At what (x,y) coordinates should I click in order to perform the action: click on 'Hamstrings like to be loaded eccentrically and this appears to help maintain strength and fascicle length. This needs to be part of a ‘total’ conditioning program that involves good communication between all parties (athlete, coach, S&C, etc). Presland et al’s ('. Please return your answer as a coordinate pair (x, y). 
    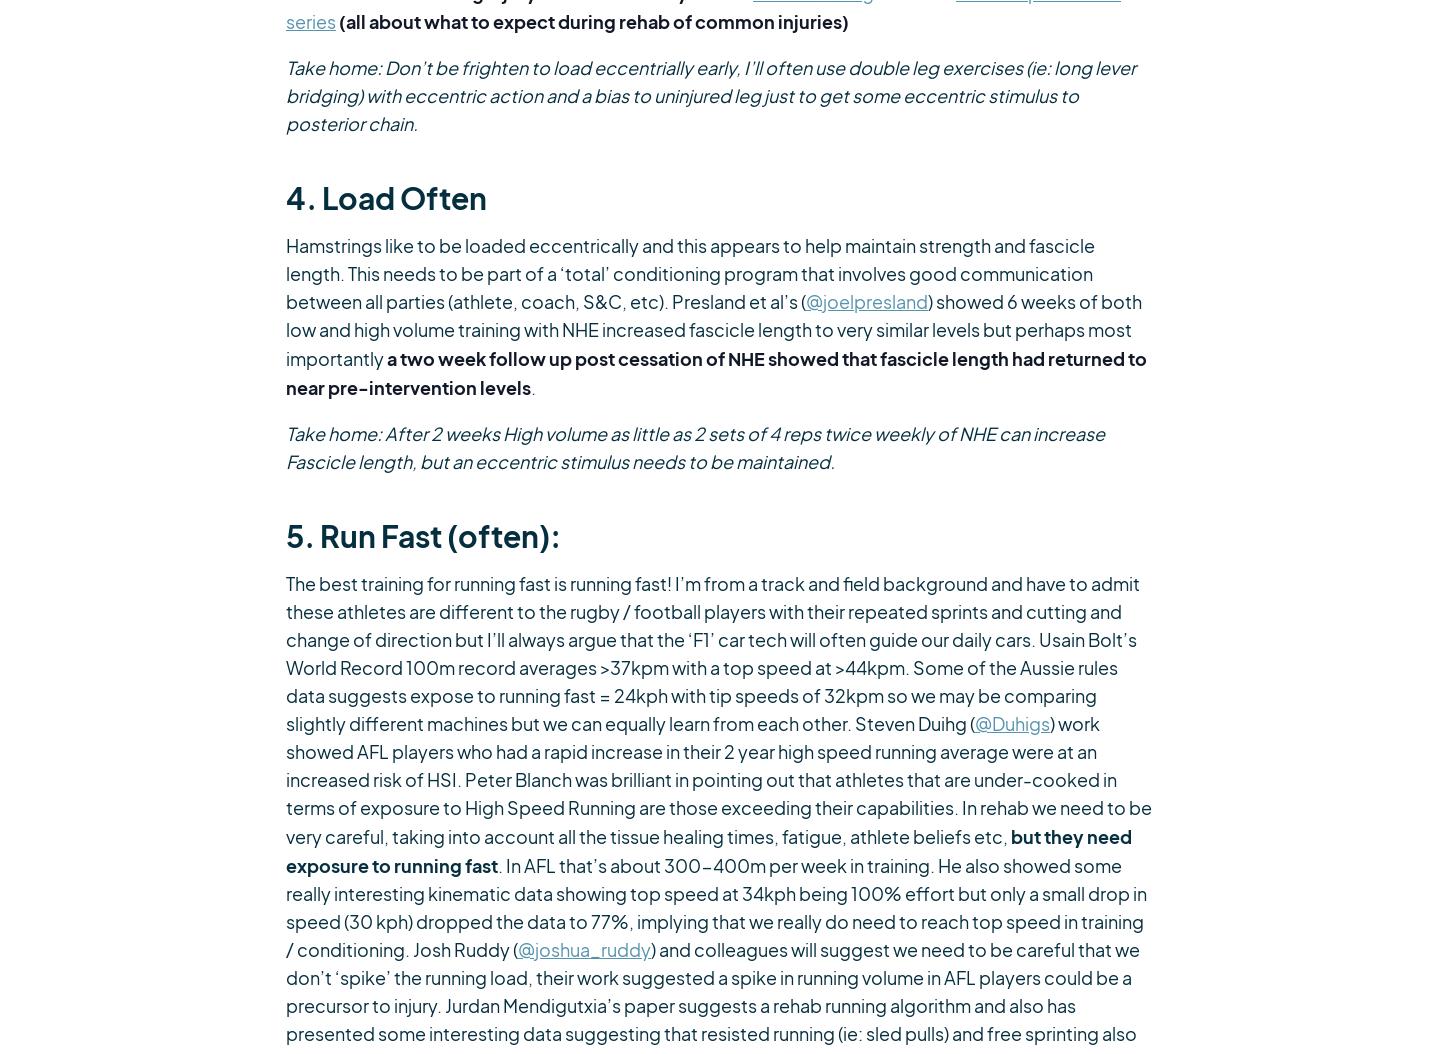
    Looking at the image, I should click on (690, 272).